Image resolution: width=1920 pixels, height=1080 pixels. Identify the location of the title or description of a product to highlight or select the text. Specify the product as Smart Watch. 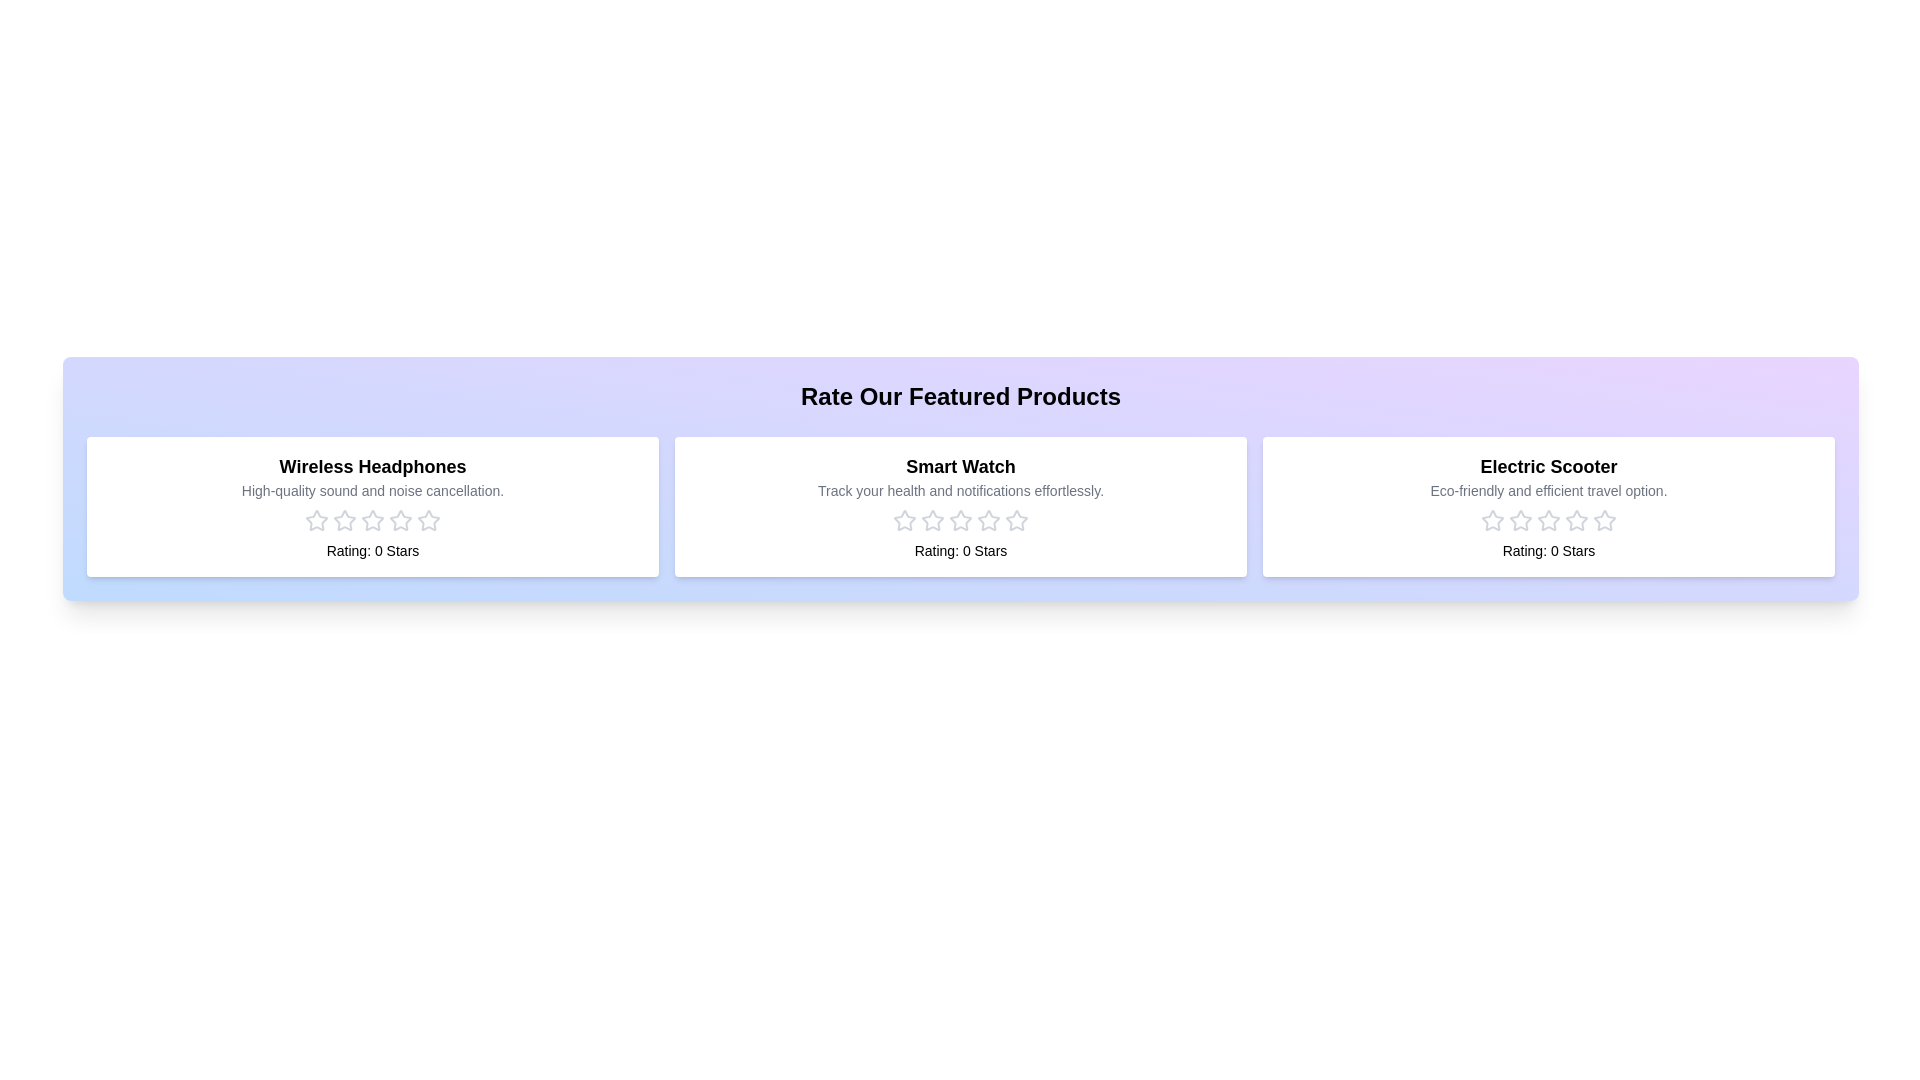
(960, 466).